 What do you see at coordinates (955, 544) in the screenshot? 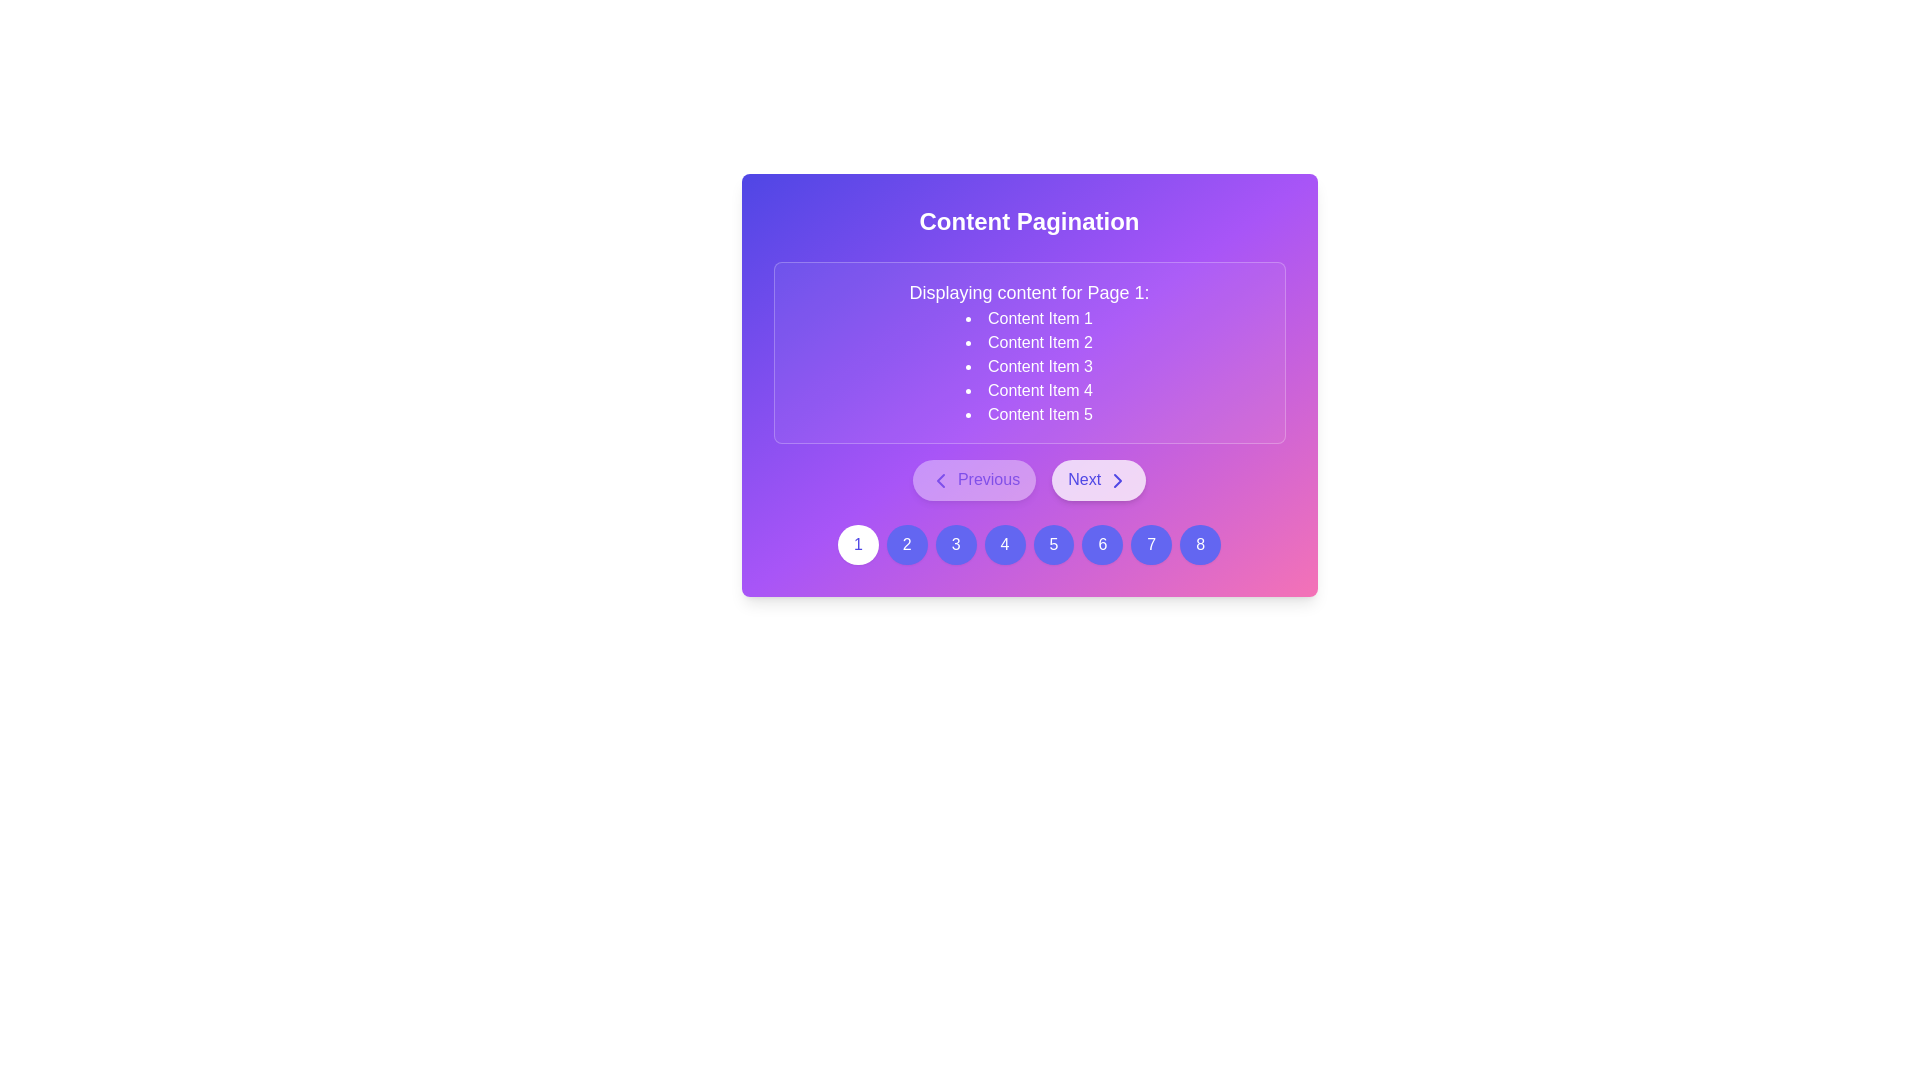
I see `the third pagination button located at the bottom center of the interface` at bounding box center [955, 544].